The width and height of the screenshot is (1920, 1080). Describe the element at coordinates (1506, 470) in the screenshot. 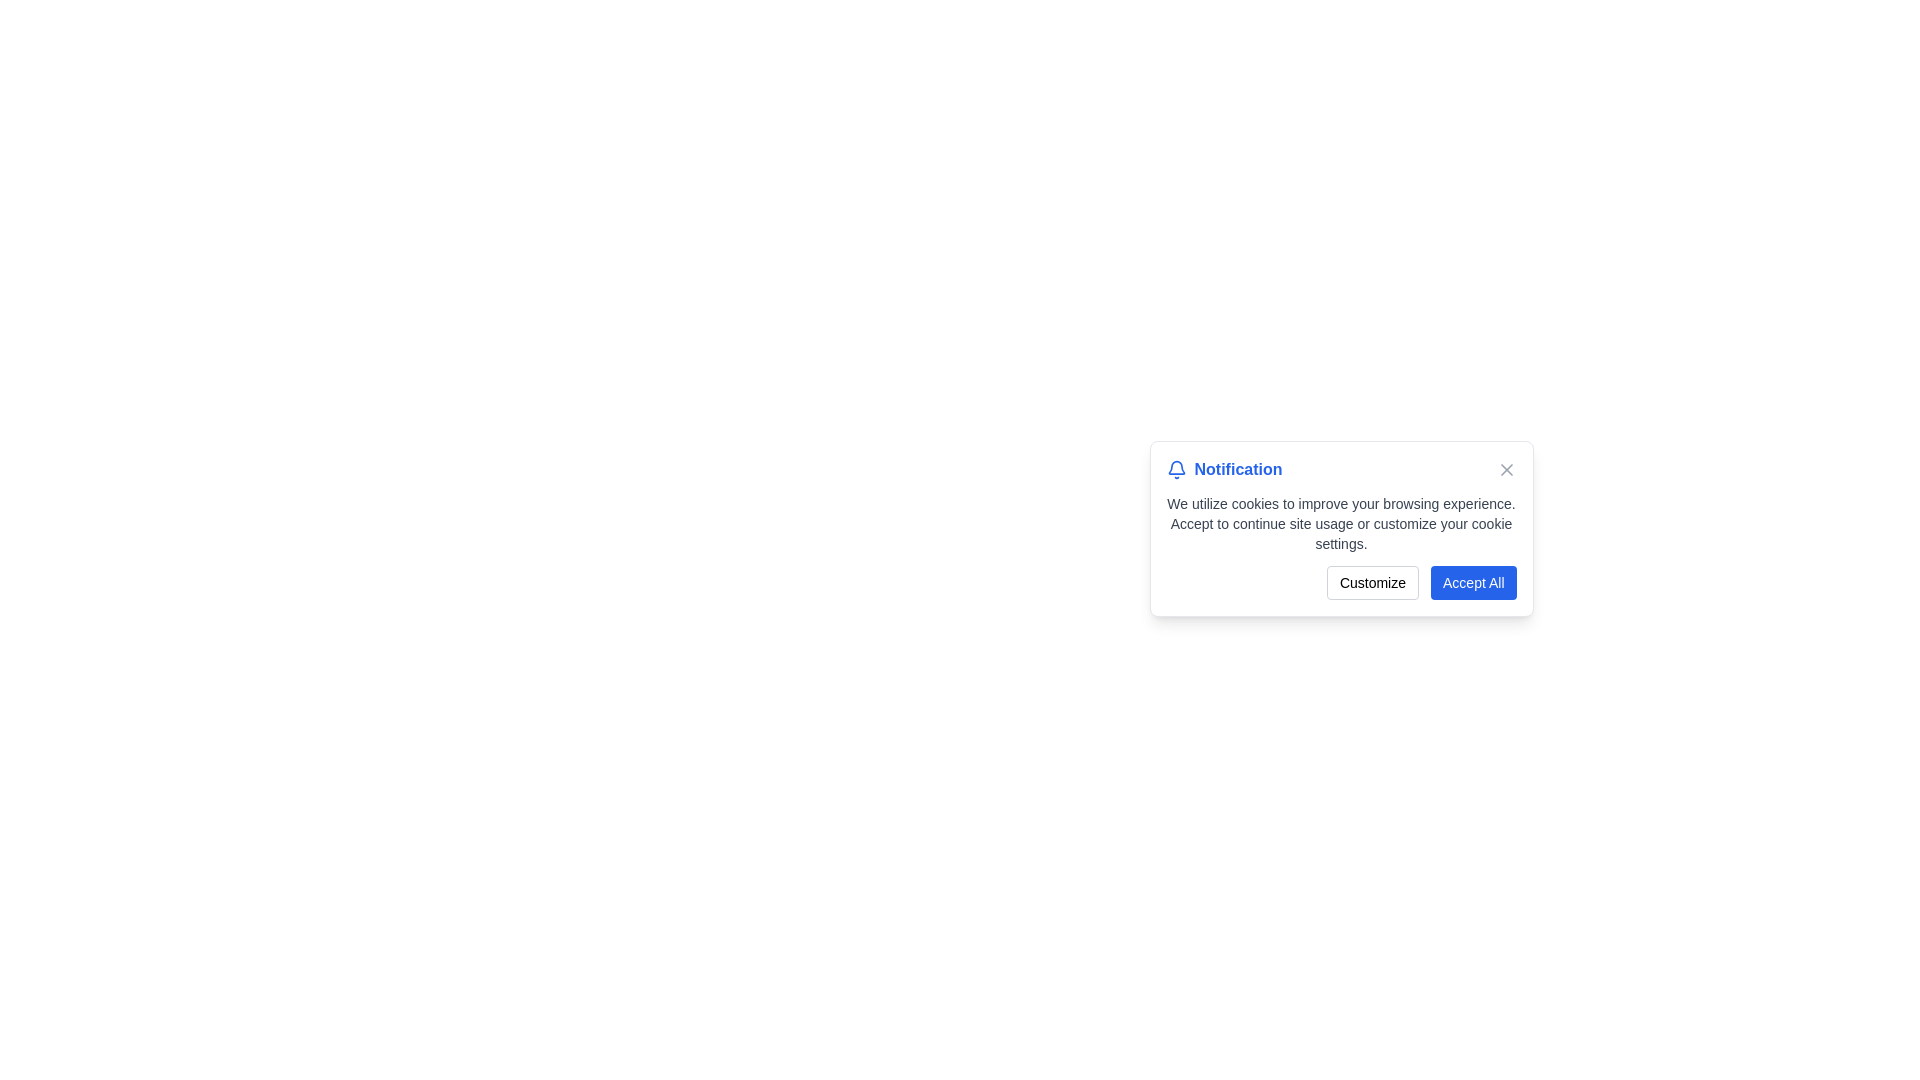

I see `the close button located at the rightmost side of the header bar containing the 'Notification' text` at that location.